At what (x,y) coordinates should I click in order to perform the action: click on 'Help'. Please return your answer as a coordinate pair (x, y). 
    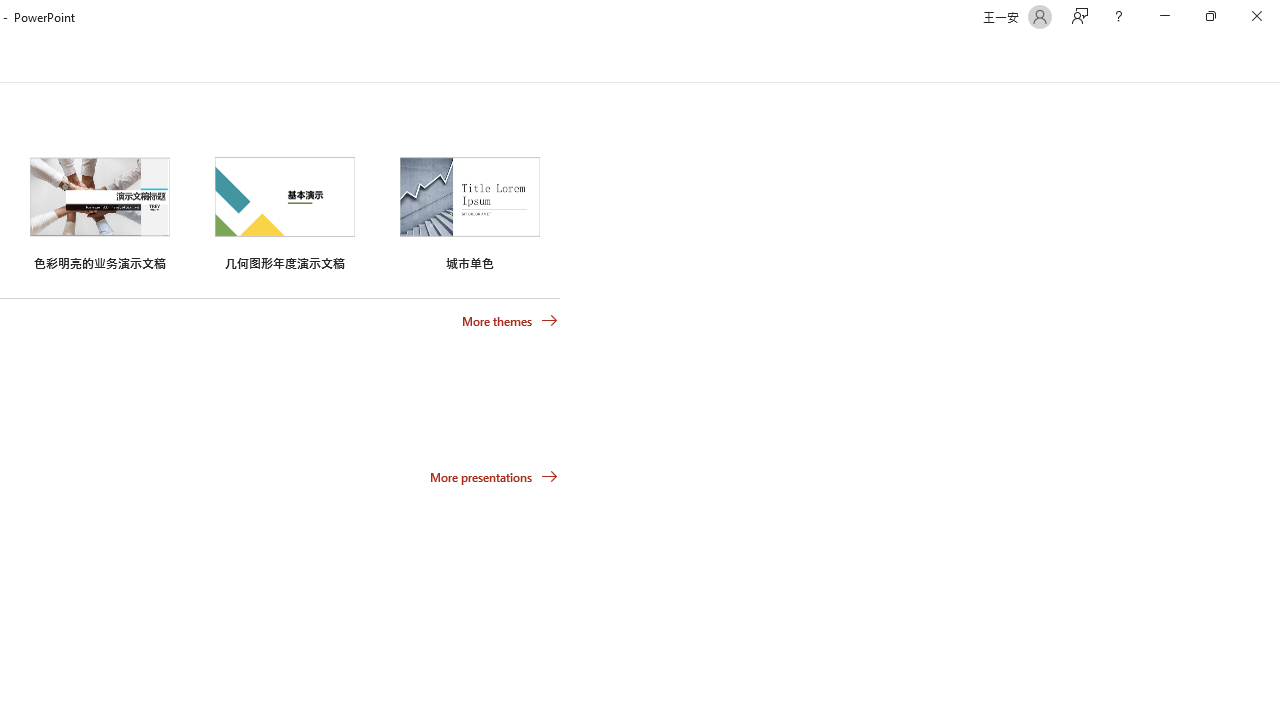
    Looking at the image, I should click on (1117, 16).